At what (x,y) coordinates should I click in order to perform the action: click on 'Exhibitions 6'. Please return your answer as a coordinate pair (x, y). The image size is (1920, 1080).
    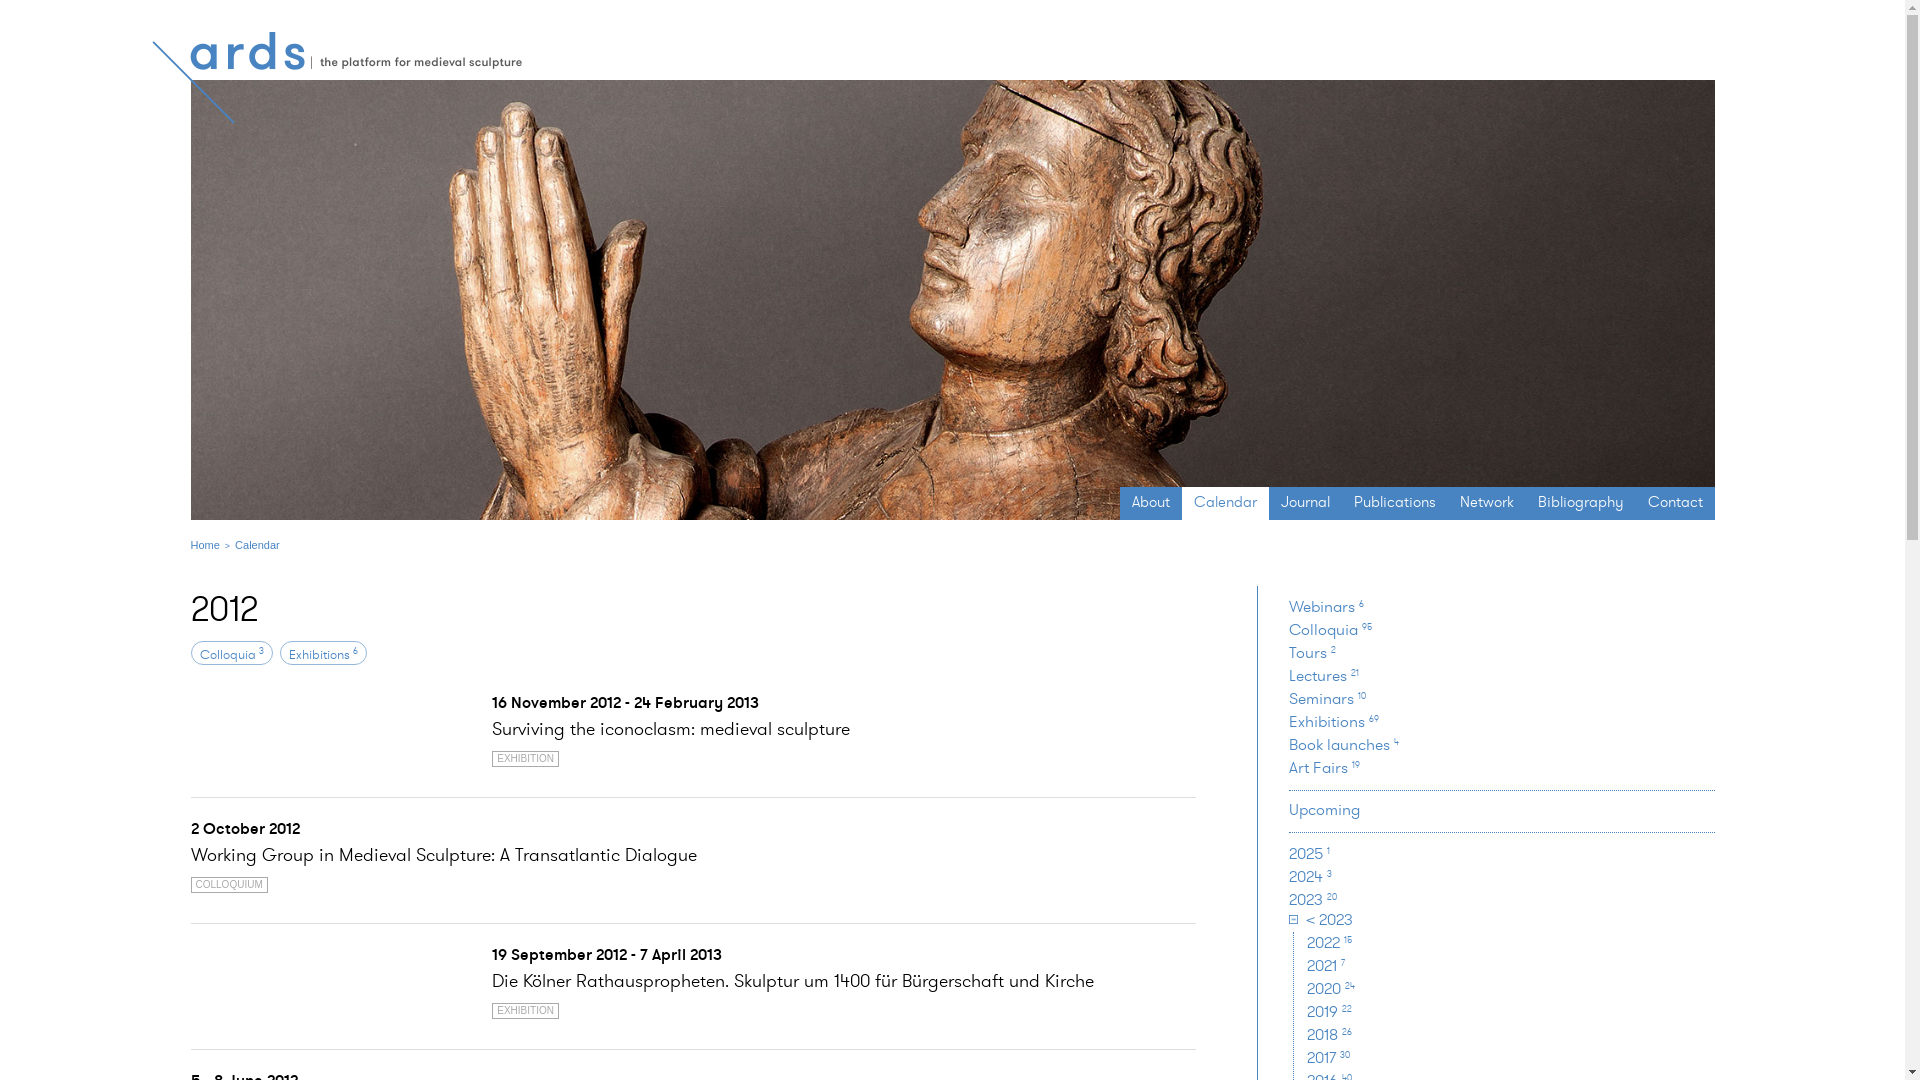
    Looking at the image, I should click on (322, 654).